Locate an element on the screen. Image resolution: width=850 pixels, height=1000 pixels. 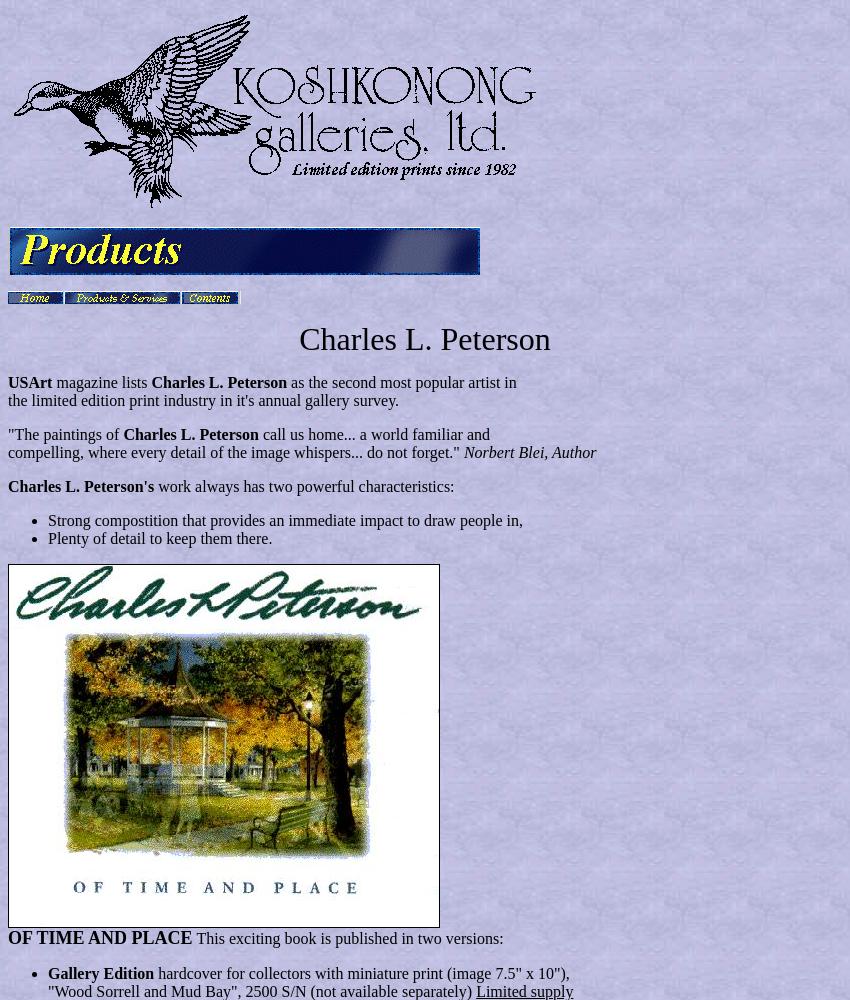
'Charles L. Peterson's' is located at coordinates (82, 485).